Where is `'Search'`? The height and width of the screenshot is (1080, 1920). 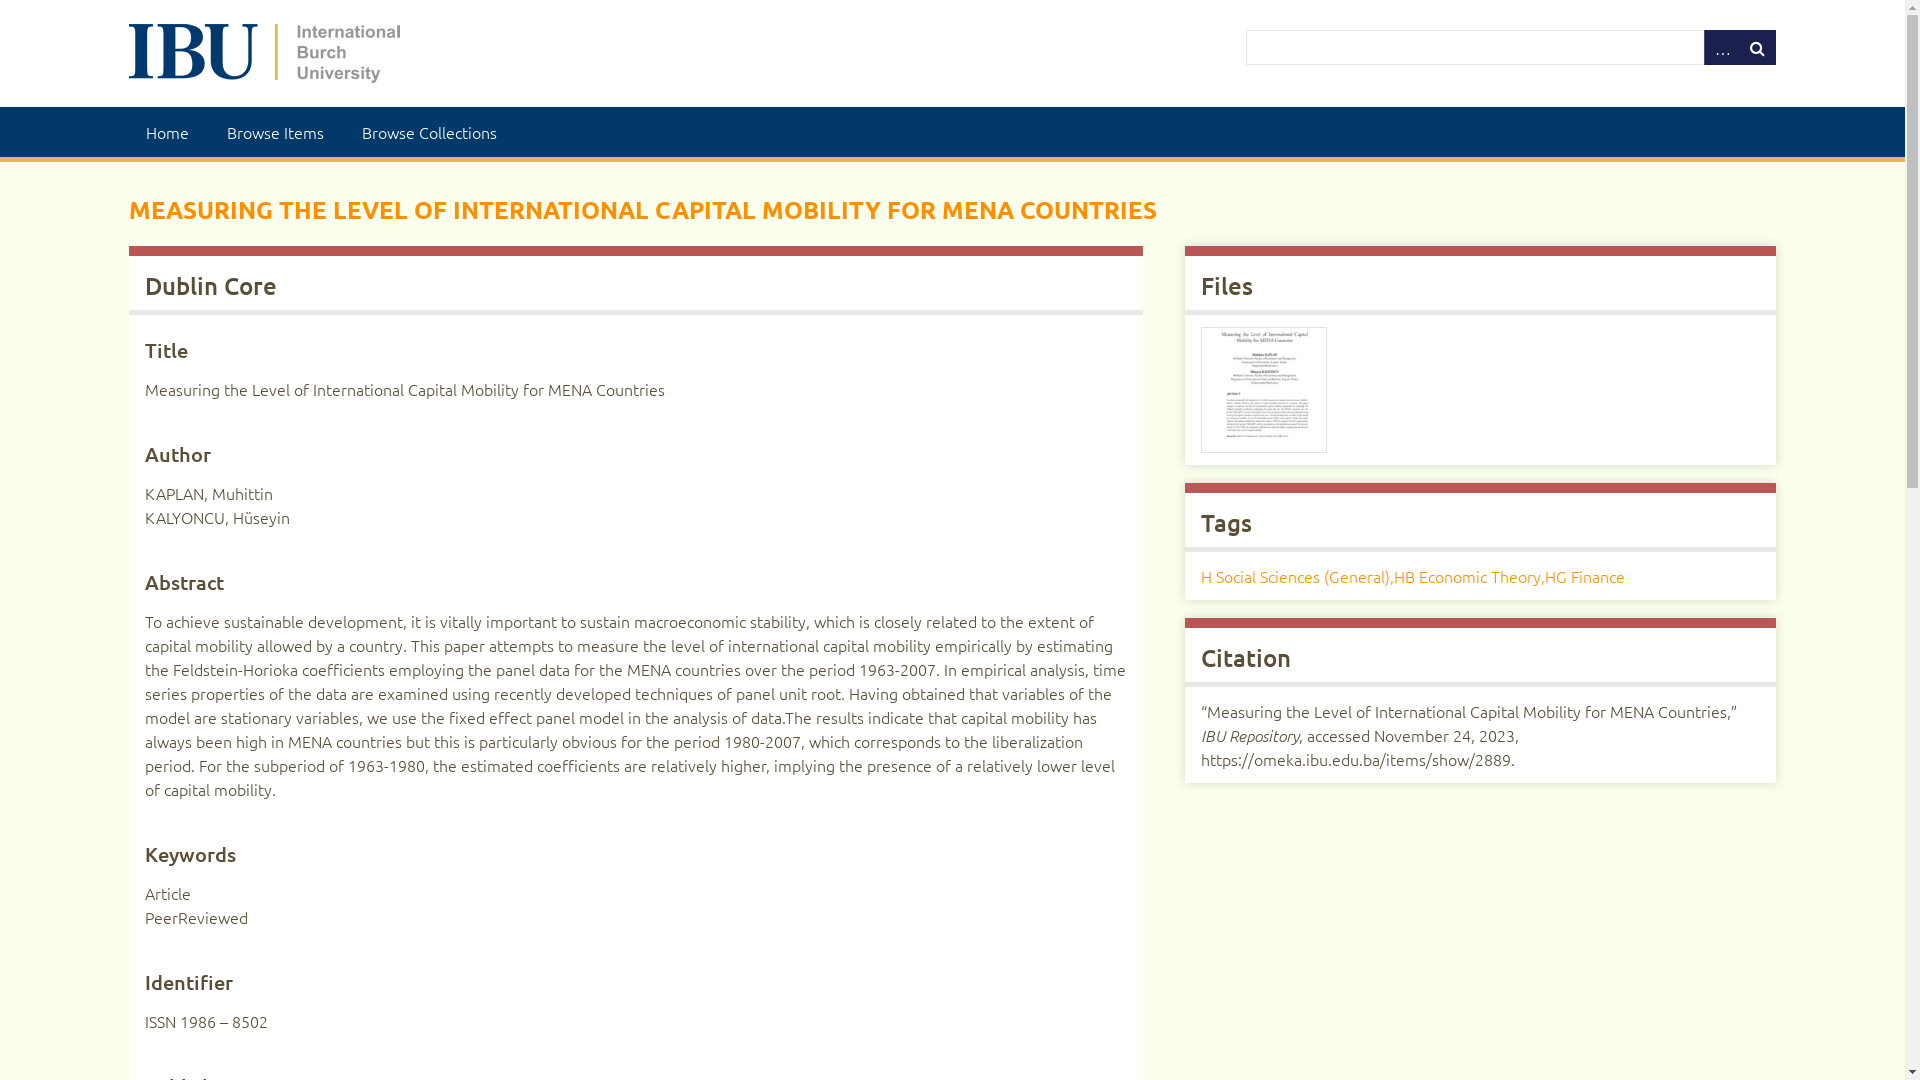
'Search' is located at coordinates (1245, 46).